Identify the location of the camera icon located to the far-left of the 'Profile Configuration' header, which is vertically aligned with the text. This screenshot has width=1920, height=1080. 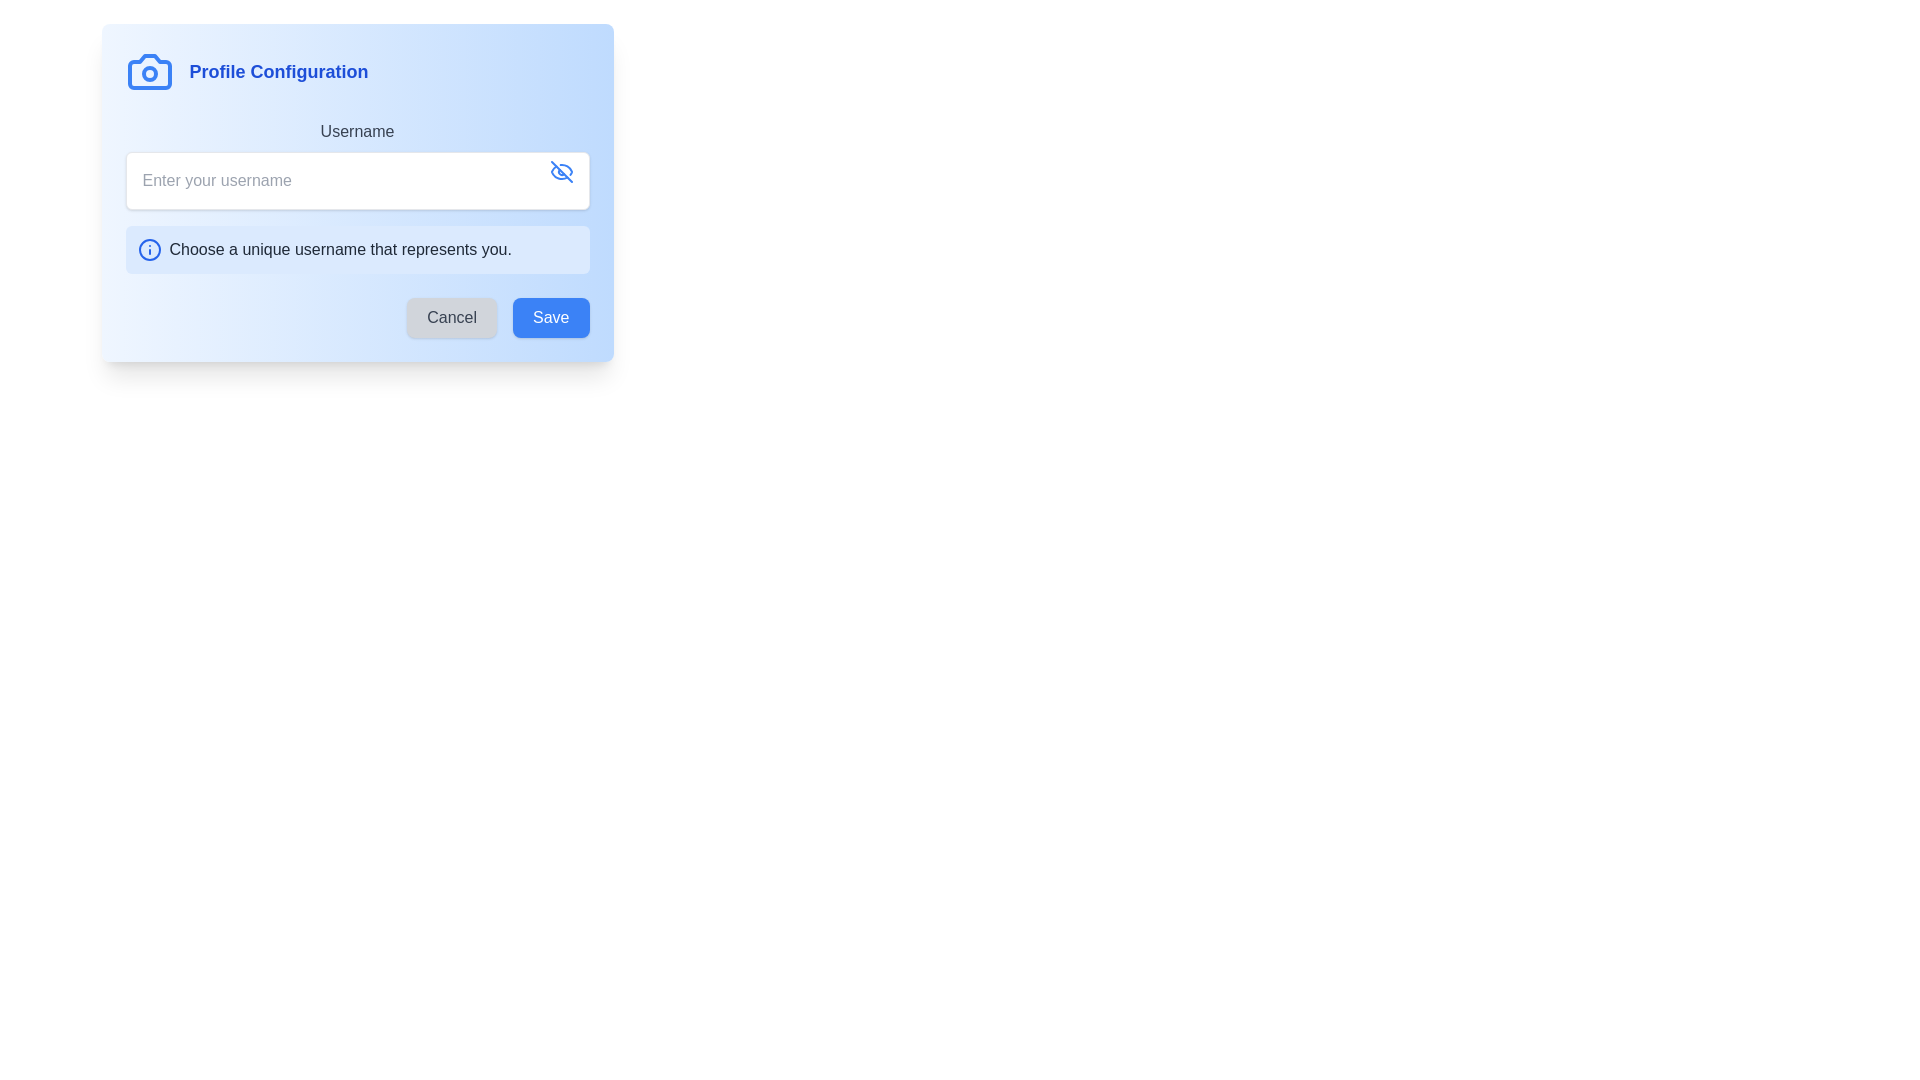
(148, 71).